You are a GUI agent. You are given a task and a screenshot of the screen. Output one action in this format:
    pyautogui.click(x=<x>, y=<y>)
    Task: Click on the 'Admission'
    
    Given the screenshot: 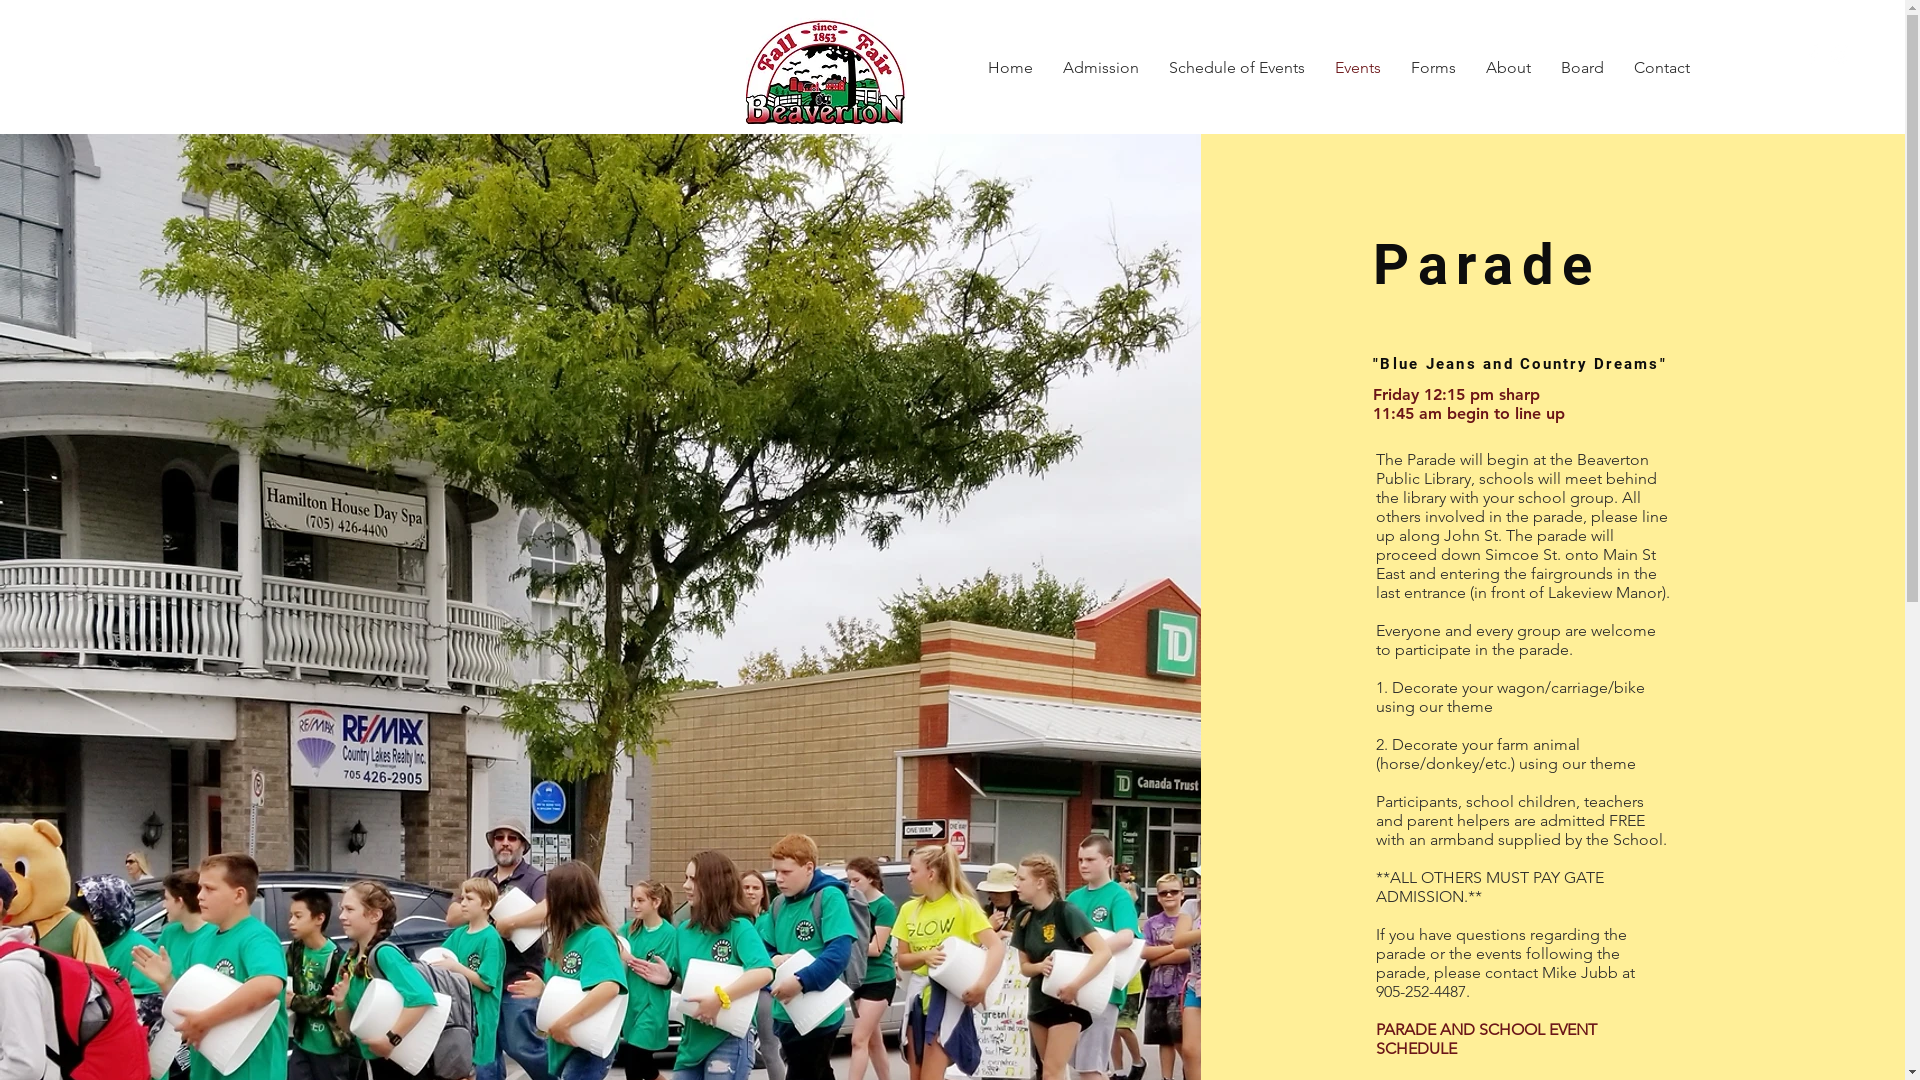 What is the action you would take?
    pyautogui.click(x=1099, y=67)
    